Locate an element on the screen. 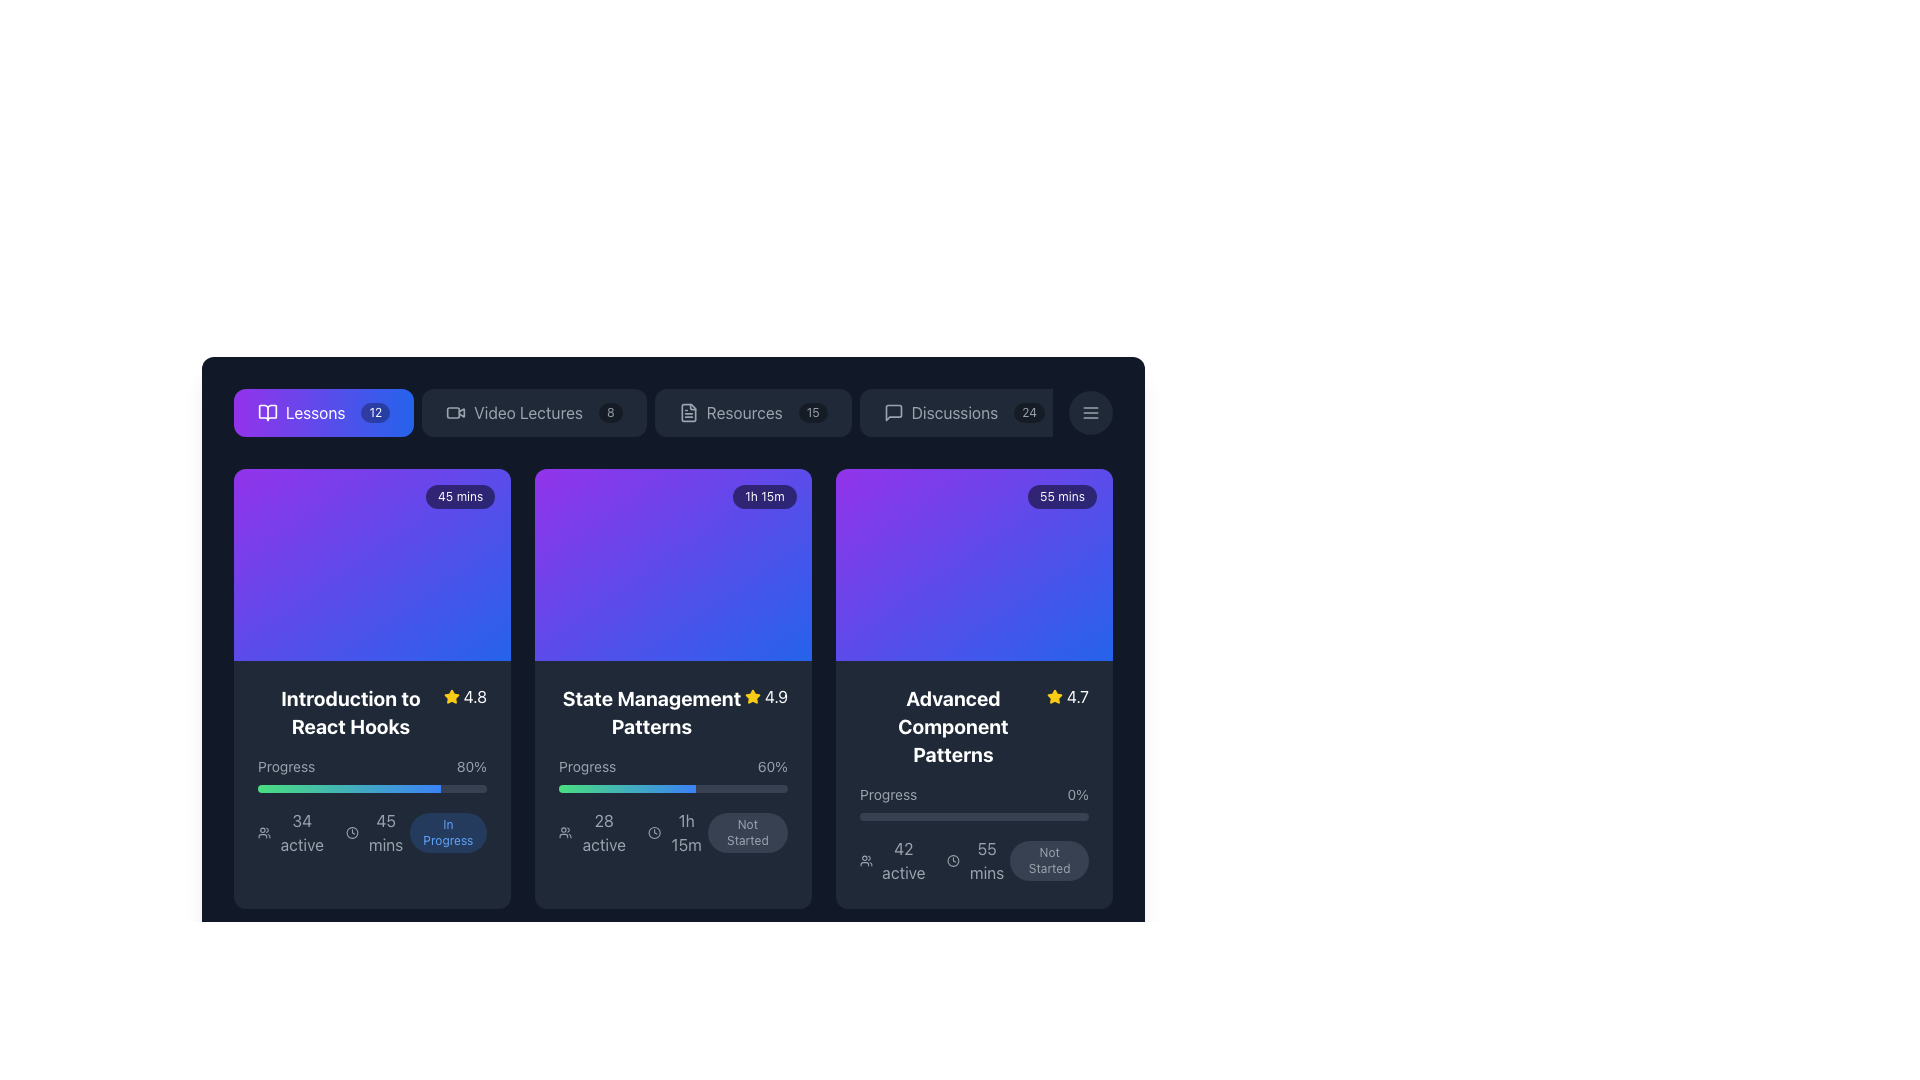  the button that navigates to the 'Video Lectures' section, positioned between the 'Lessons' tab and the 'Resources' tab is located at coordinates (533, 411).